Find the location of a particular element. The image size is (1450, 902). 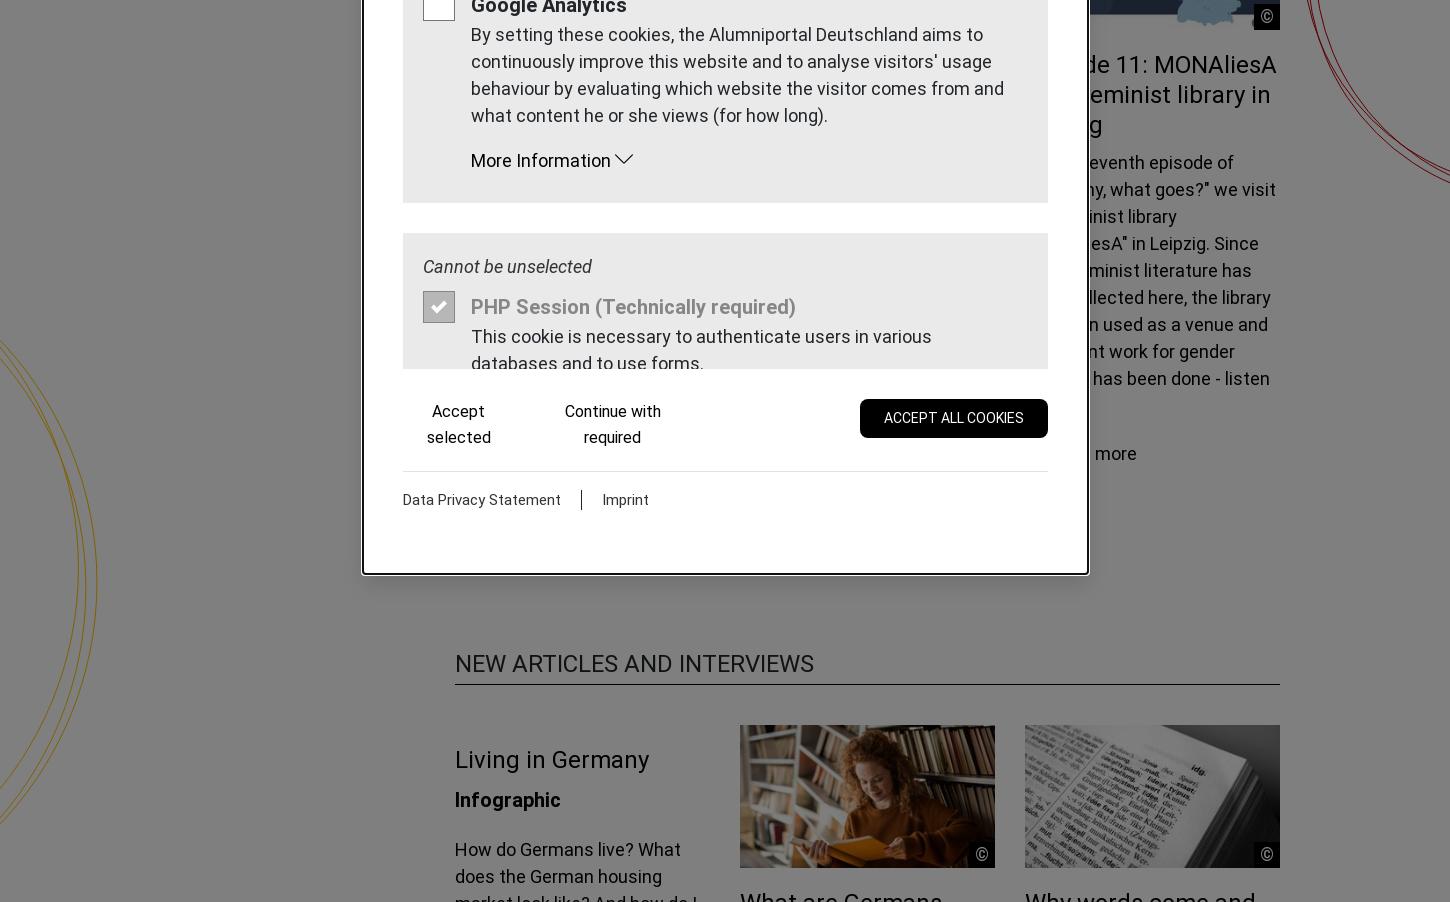

'Episode 12: Trier is "quant"!' is located at coordinates (556, 79).